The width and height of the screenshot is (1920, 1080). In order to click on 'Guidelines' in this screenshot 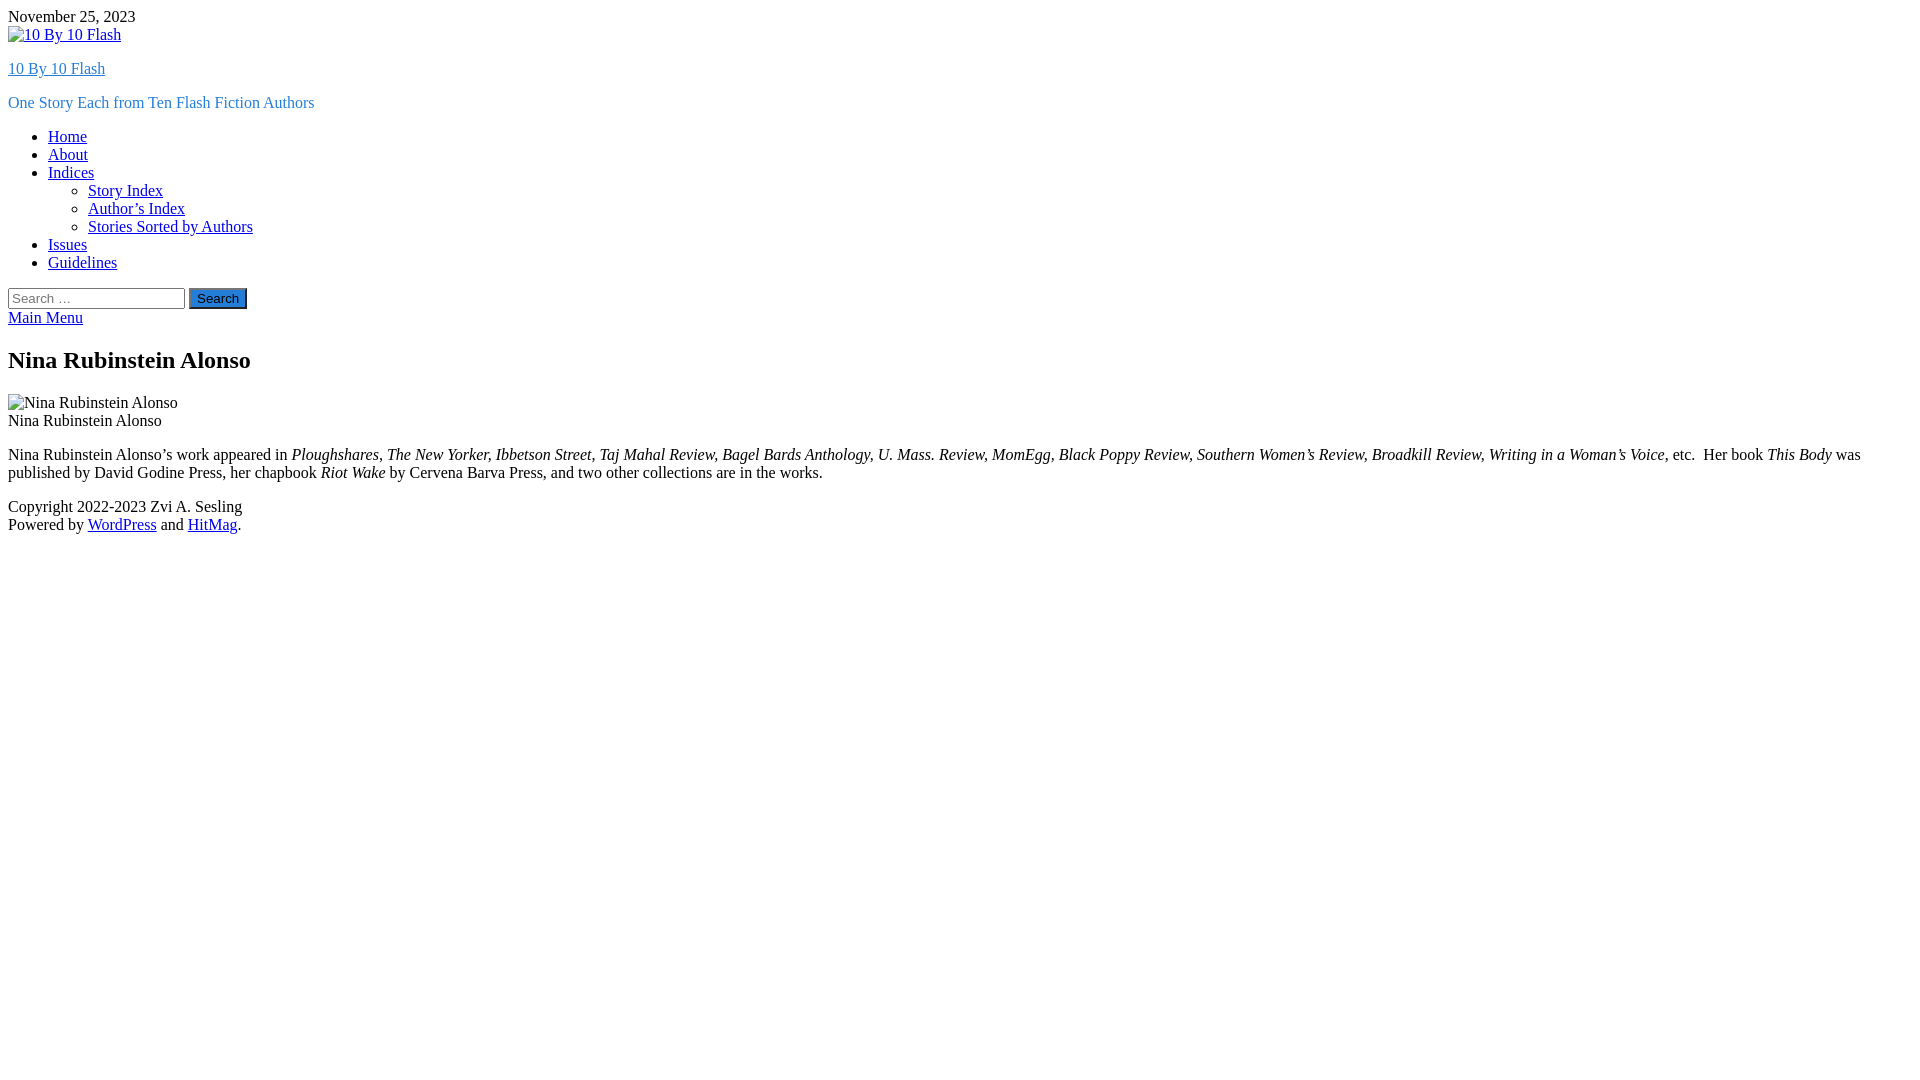, I will do `click(81, 261)`.